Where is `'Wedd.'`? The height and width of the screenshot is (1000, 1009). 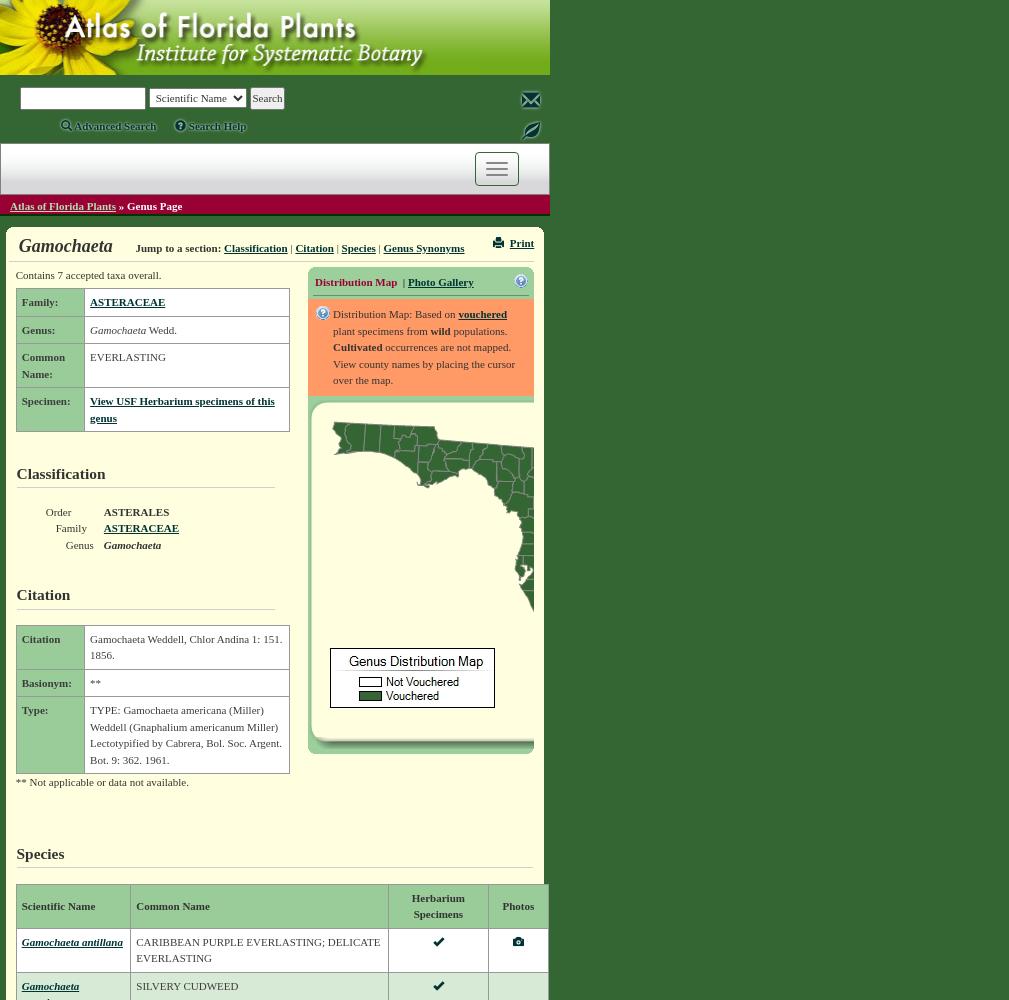 'Wedd.' is located at coordinates (160, 328).